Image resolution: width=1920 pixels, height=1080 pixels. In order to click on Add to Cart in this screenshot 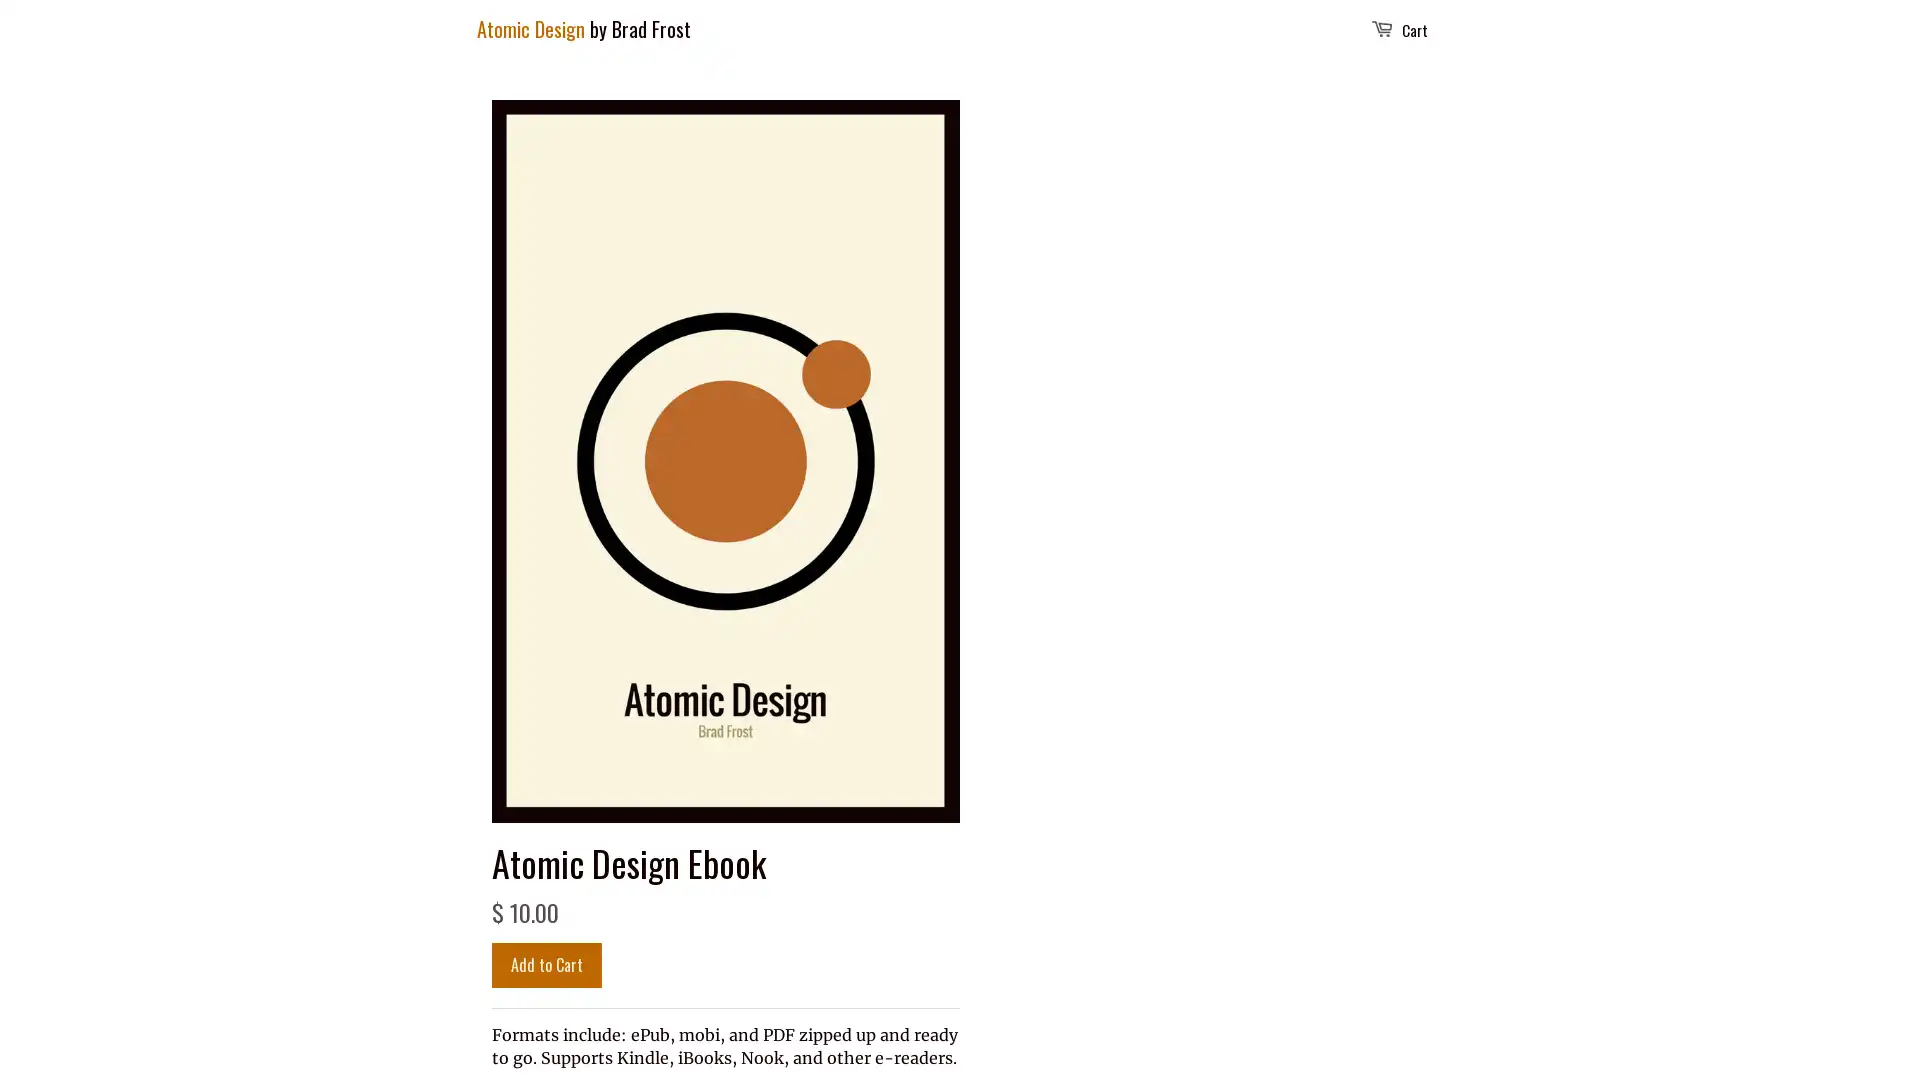, I will do `click(547, 963)`.